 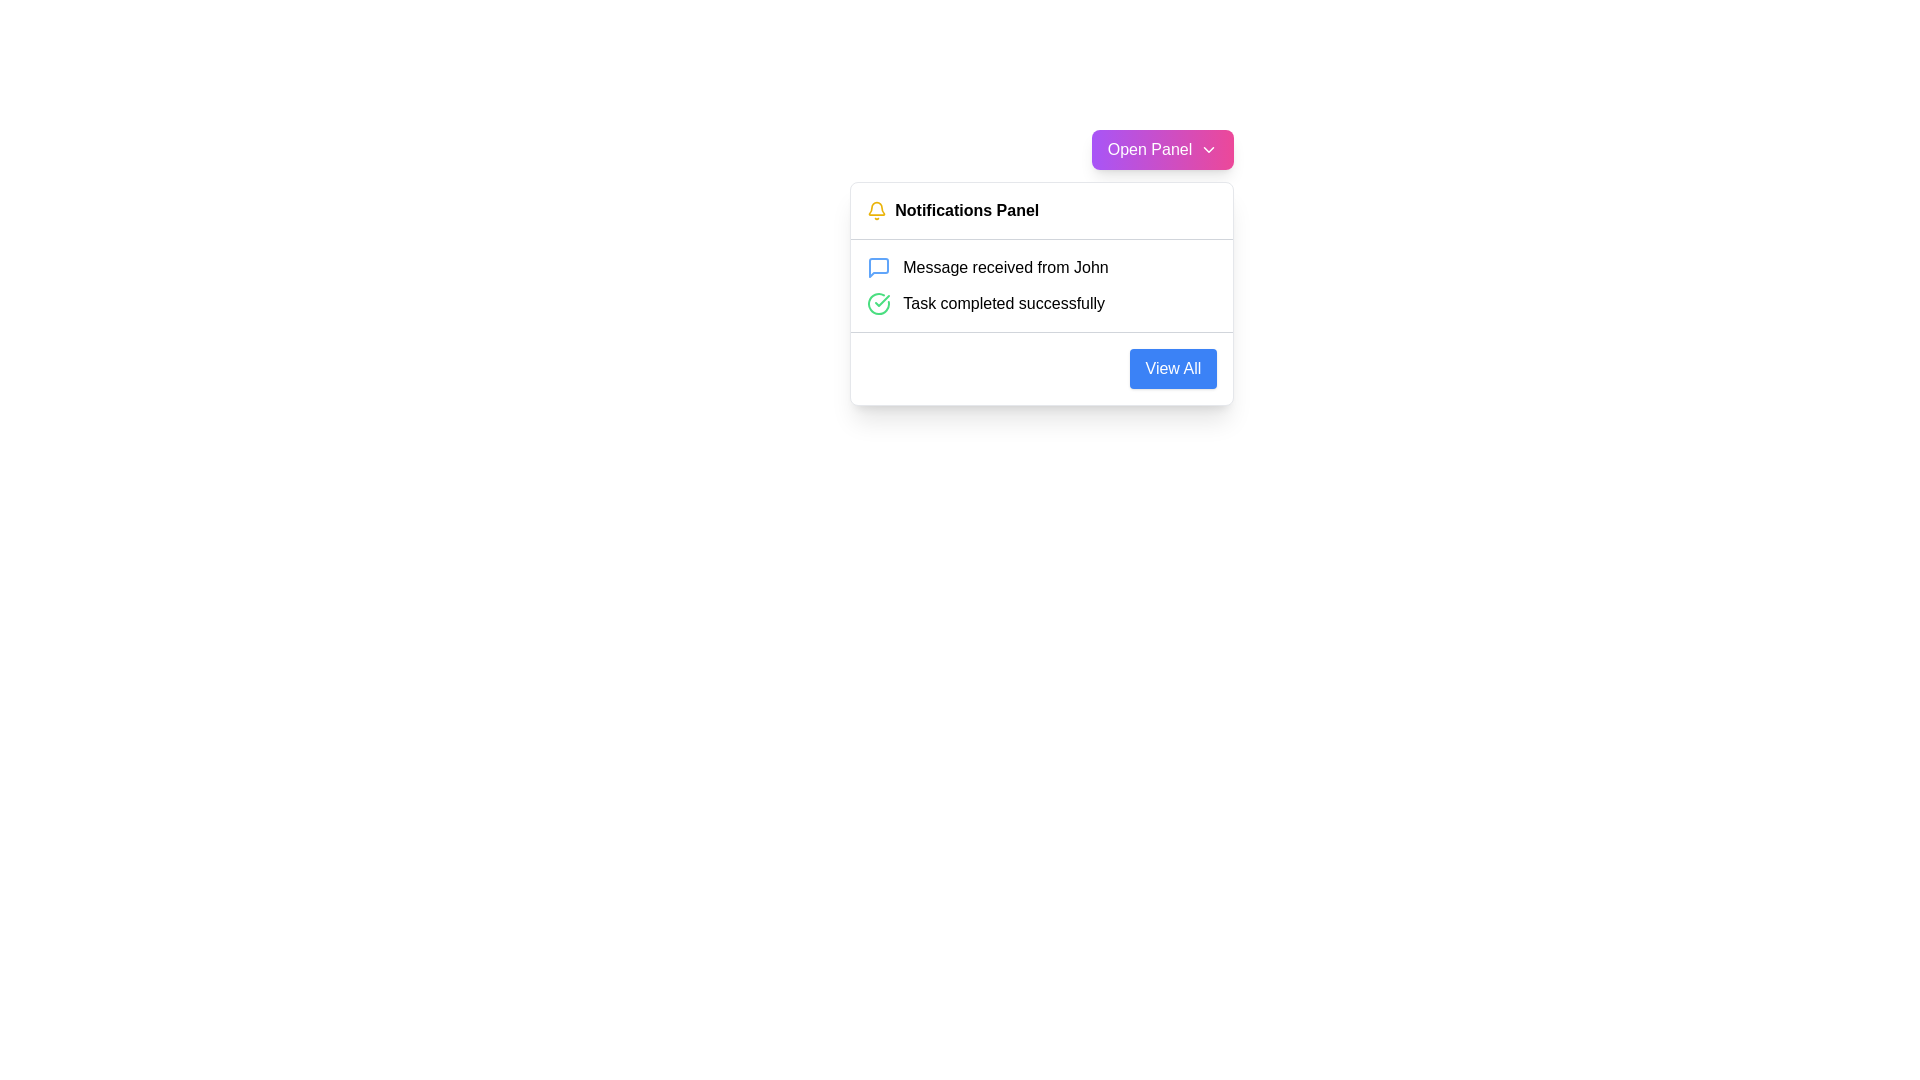 I want to click on the text label that indicates a successfully completed task in the notifications panel, located as the second item below the title, so click(x=1003, y=304).